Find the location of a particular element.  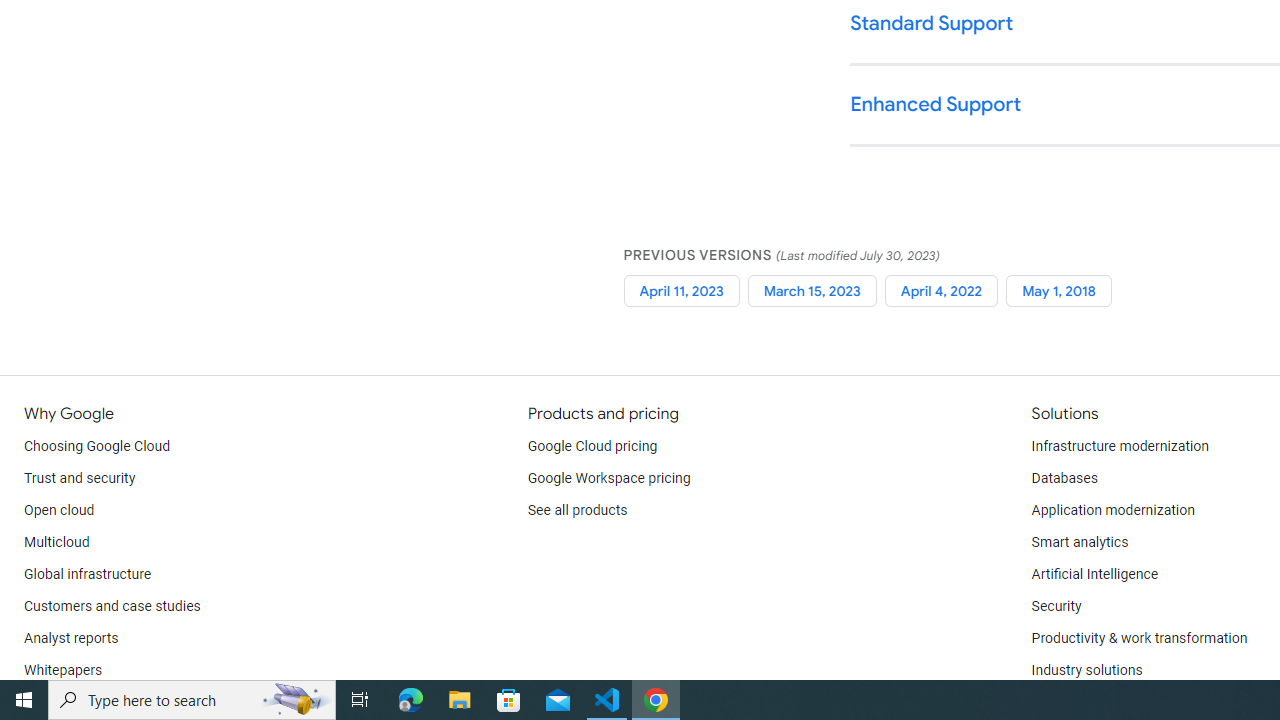

'Whitepapers' is located at coordinates (63, 671).